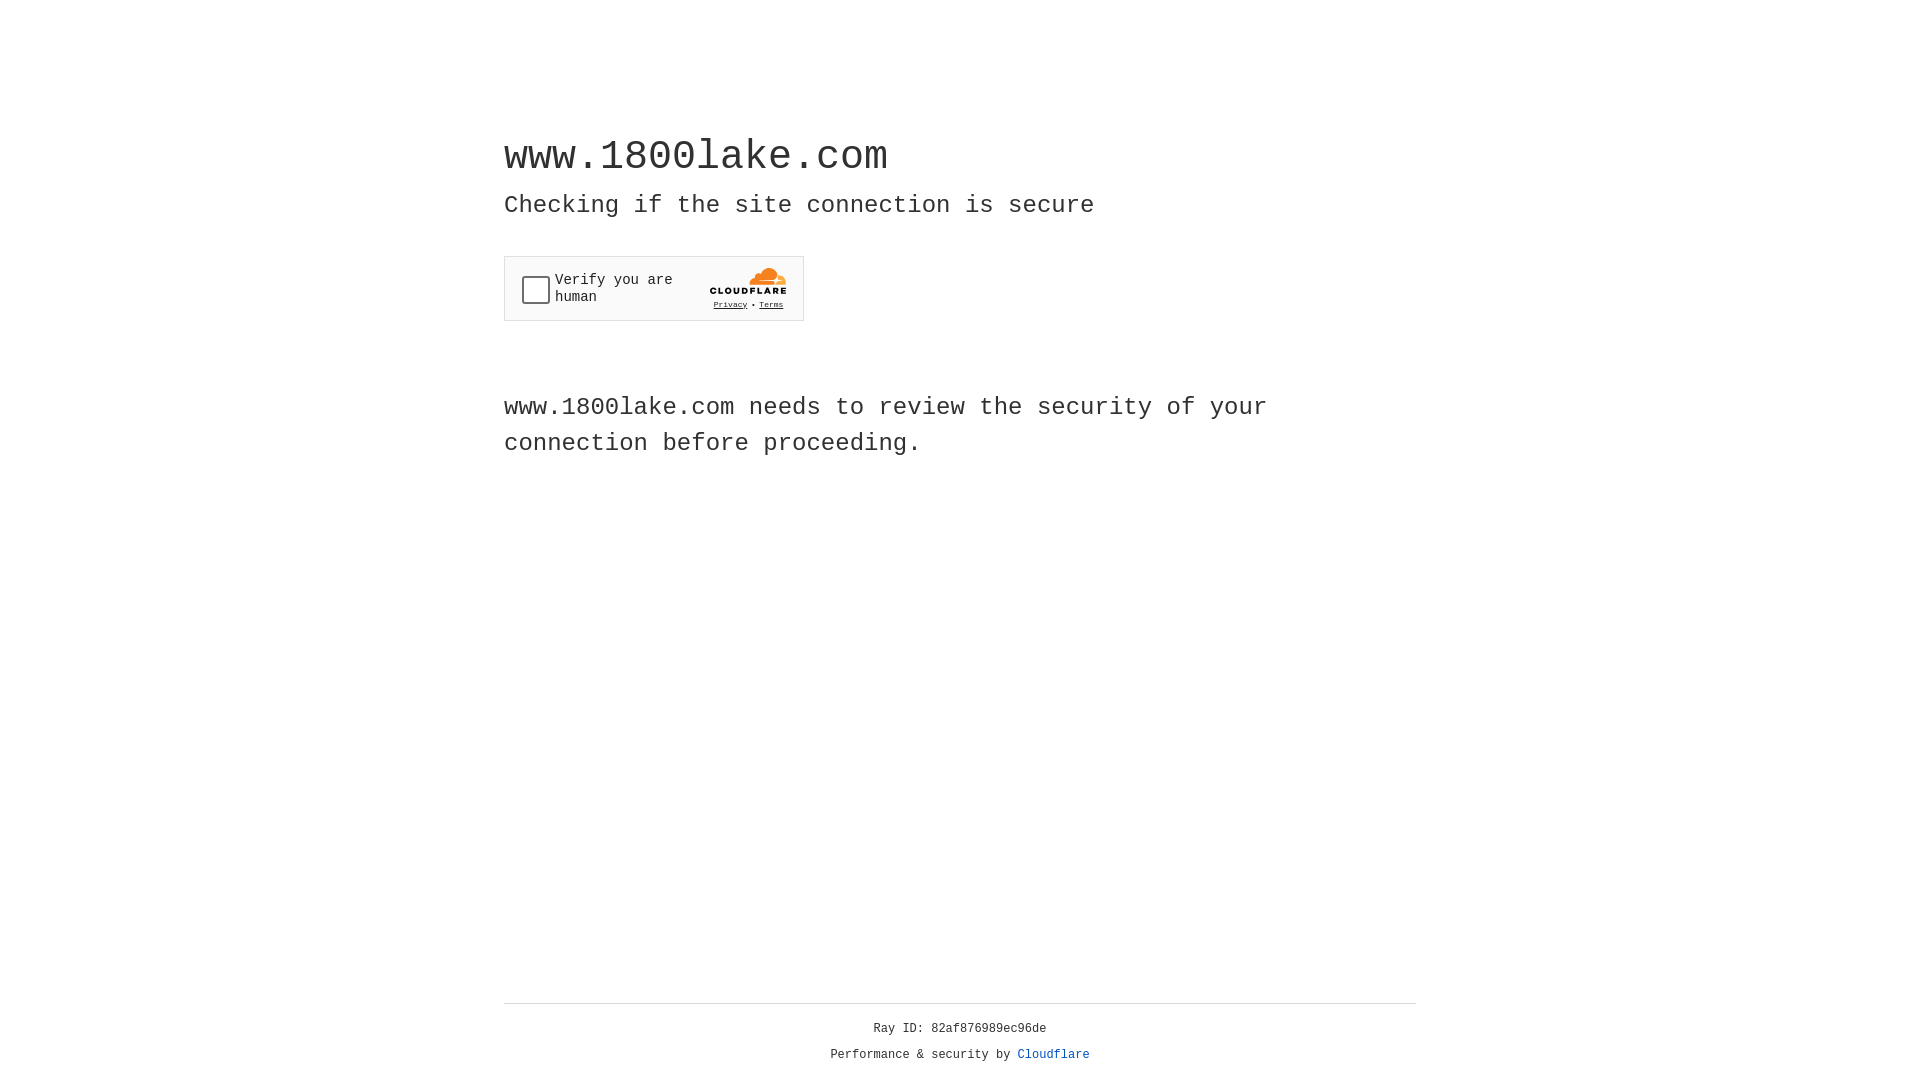 The width and height of the screenshot is (1920, 1080). I want to click on 'Cloudflare', so click(1053, 1054).